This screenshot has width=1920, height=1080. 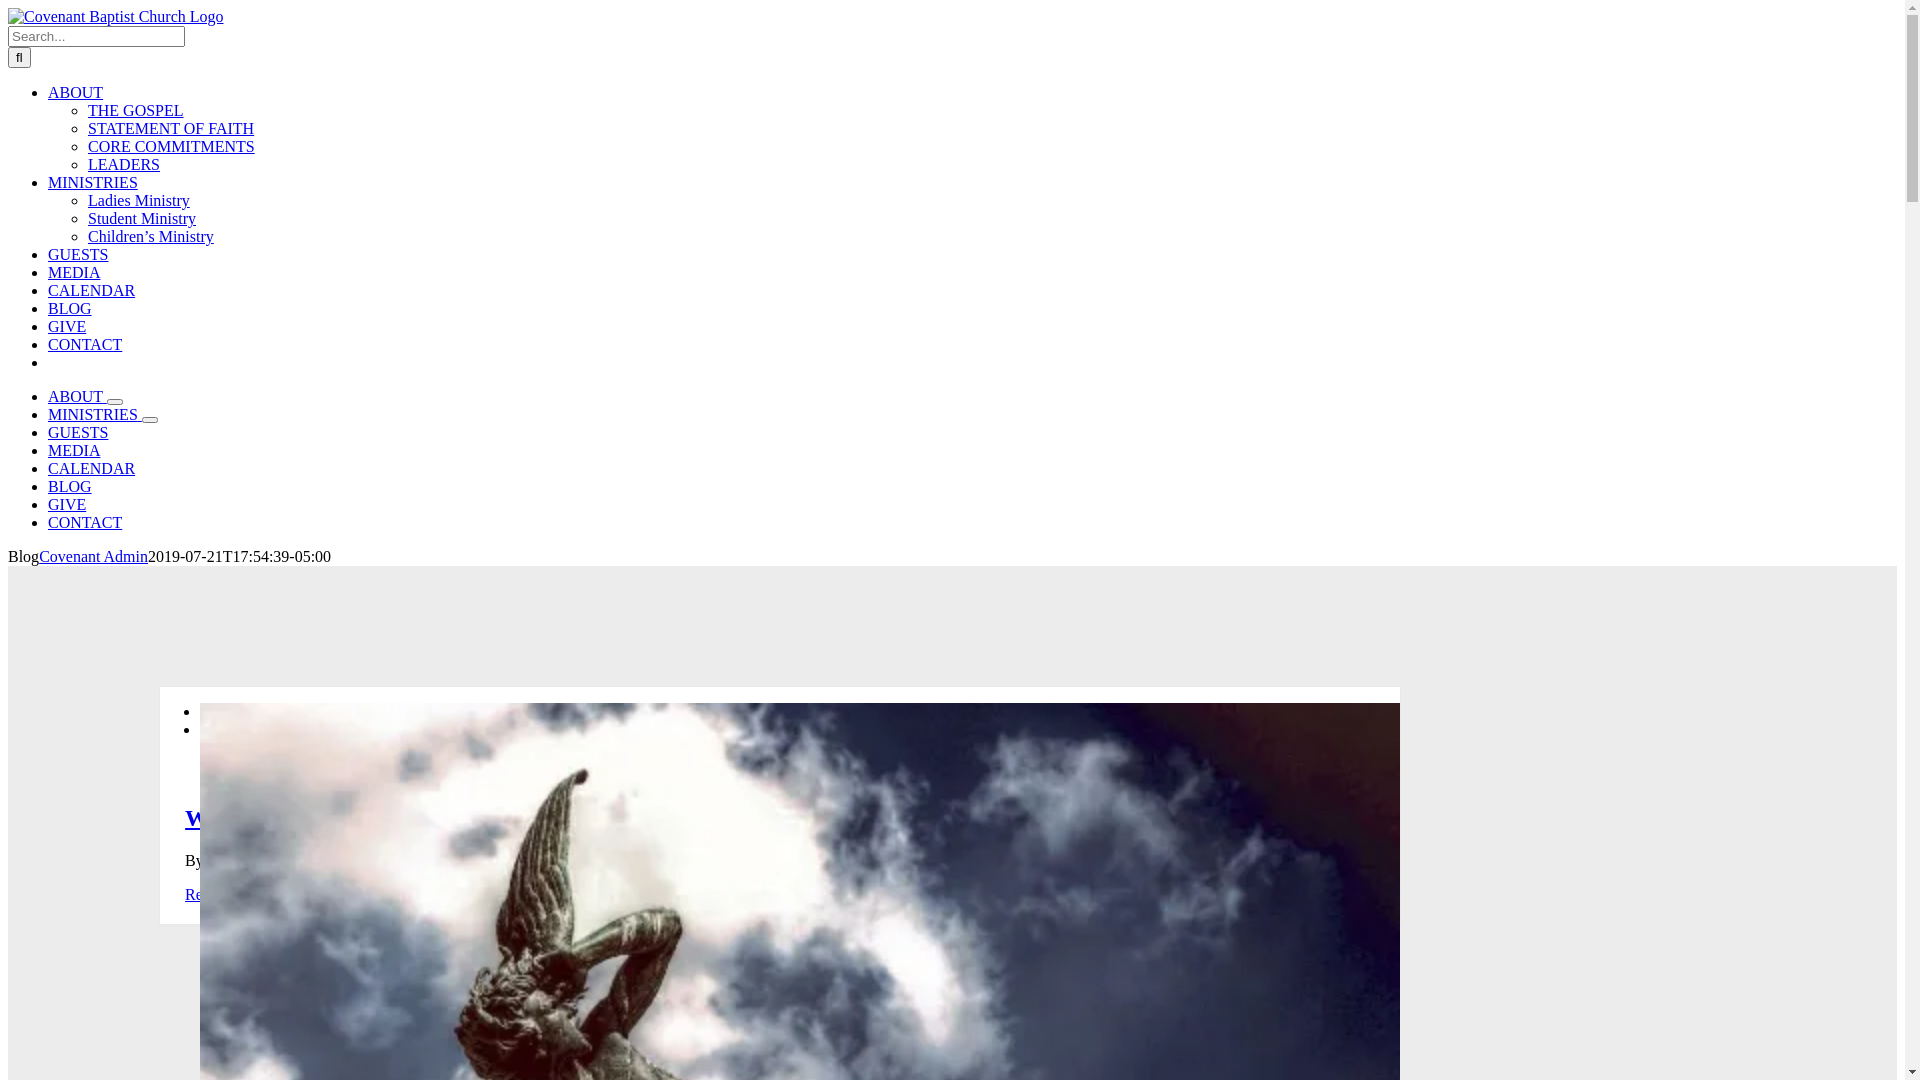 What do you see at coordinates (134, 110) in the screenshot?
I see `'THE GOSPEL'` at bounding box center [134, 110].